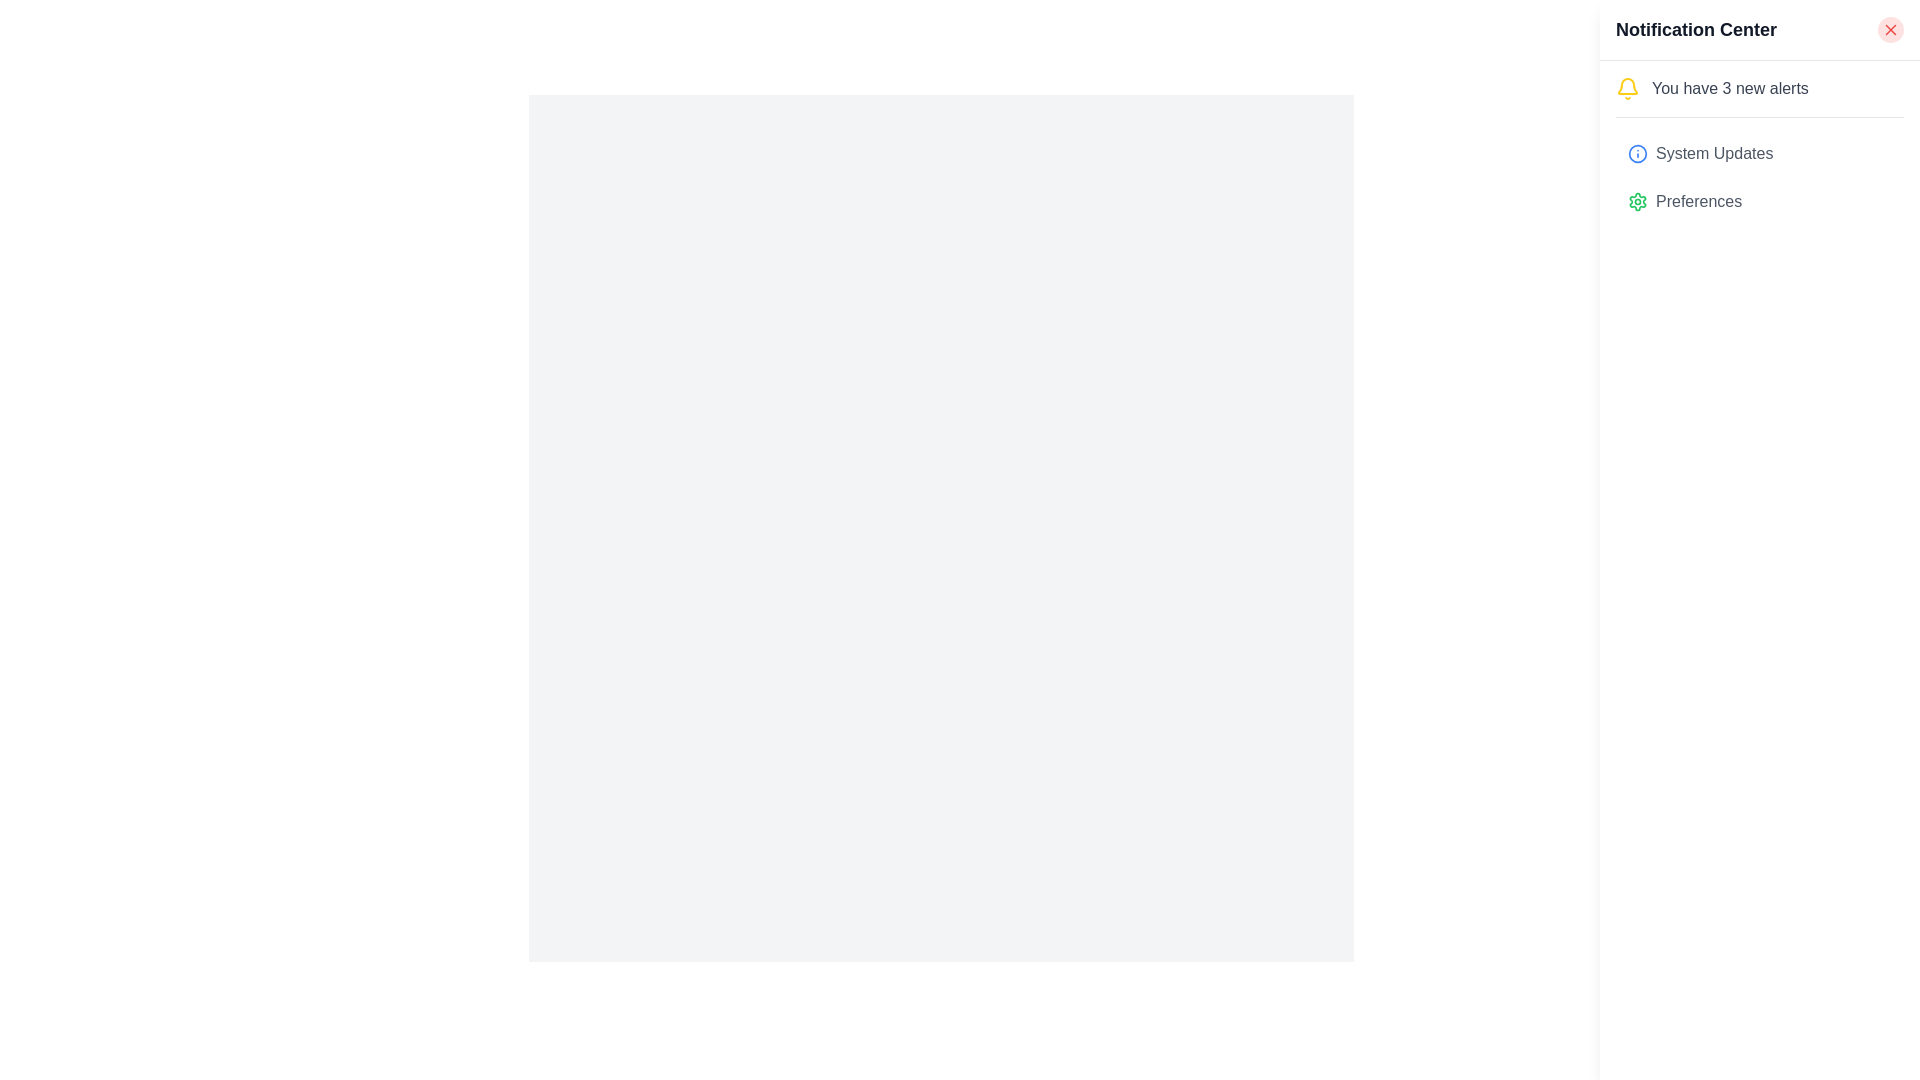 This screenshot has width=1920, height=1080. I want to click on the close icon located at the top-right corner of the notification area header, so click(1890, 30).